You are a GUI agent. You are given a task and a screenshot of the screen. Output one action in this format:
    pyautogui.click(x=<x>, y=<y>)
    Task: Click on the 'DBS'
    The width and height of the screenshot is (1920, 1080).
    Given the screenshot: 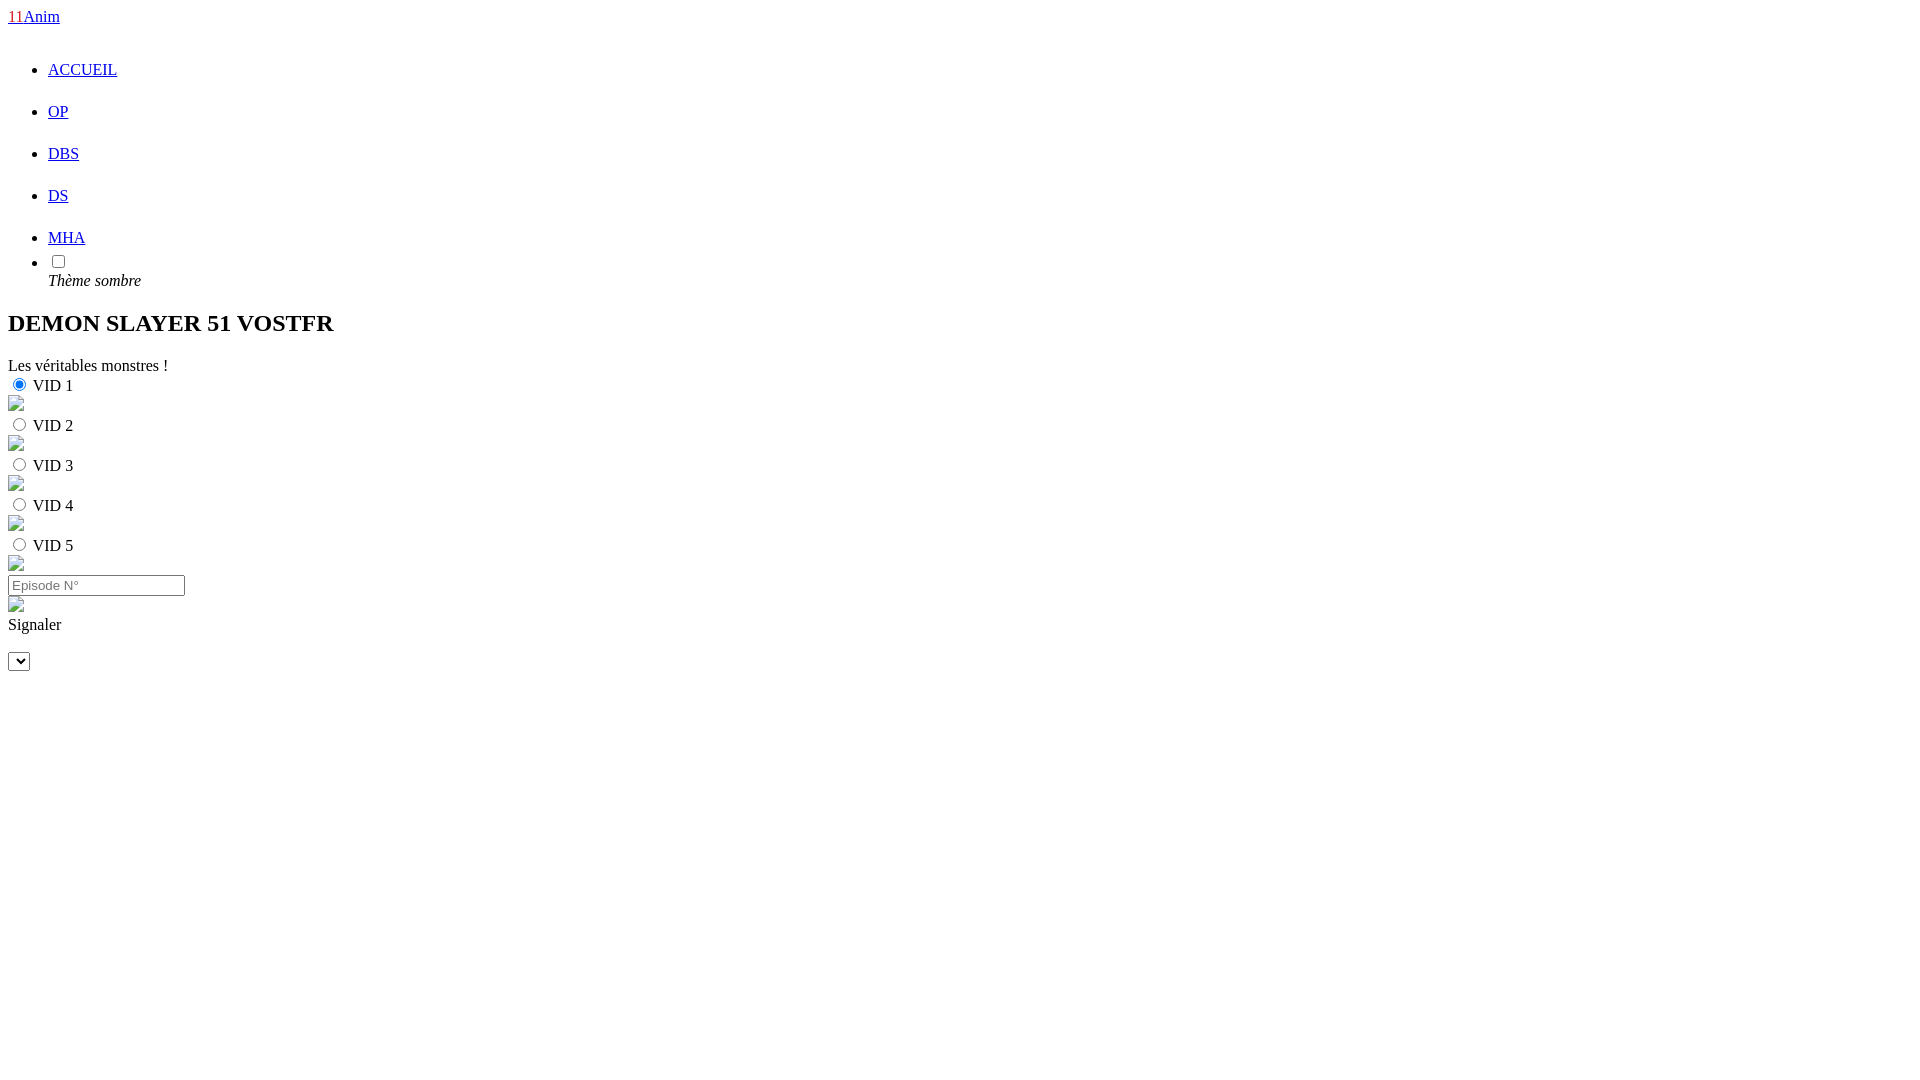 What is the action you would take?
    pyautogui.click(x=63, y=152)
    